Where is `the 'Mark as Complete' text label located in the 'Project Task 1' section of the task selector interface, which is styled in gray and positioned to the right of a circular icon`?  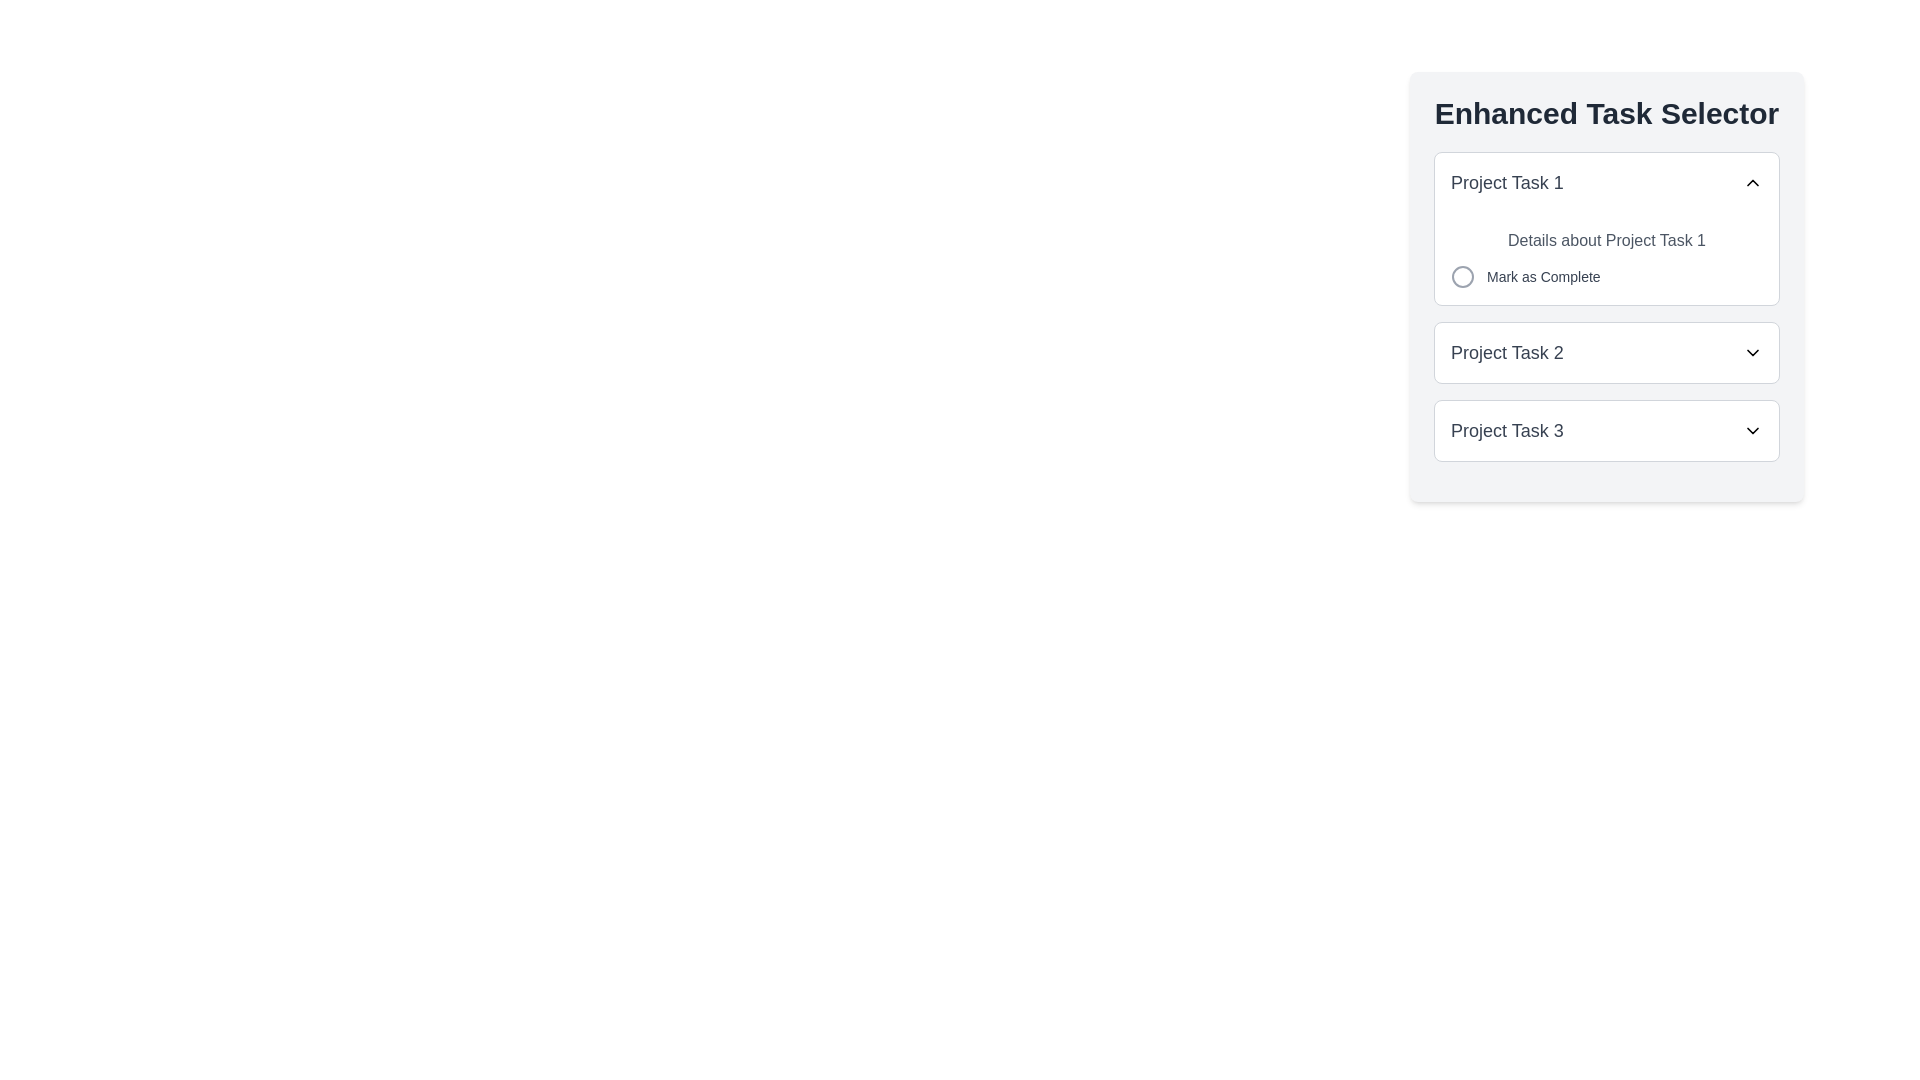
the 'Mark as Complete' text label located in the 'Project Task 1' section of the task selector interface, which is styled in gray and positioned to the right of a circular icon is located at coordinates (1542, 277).